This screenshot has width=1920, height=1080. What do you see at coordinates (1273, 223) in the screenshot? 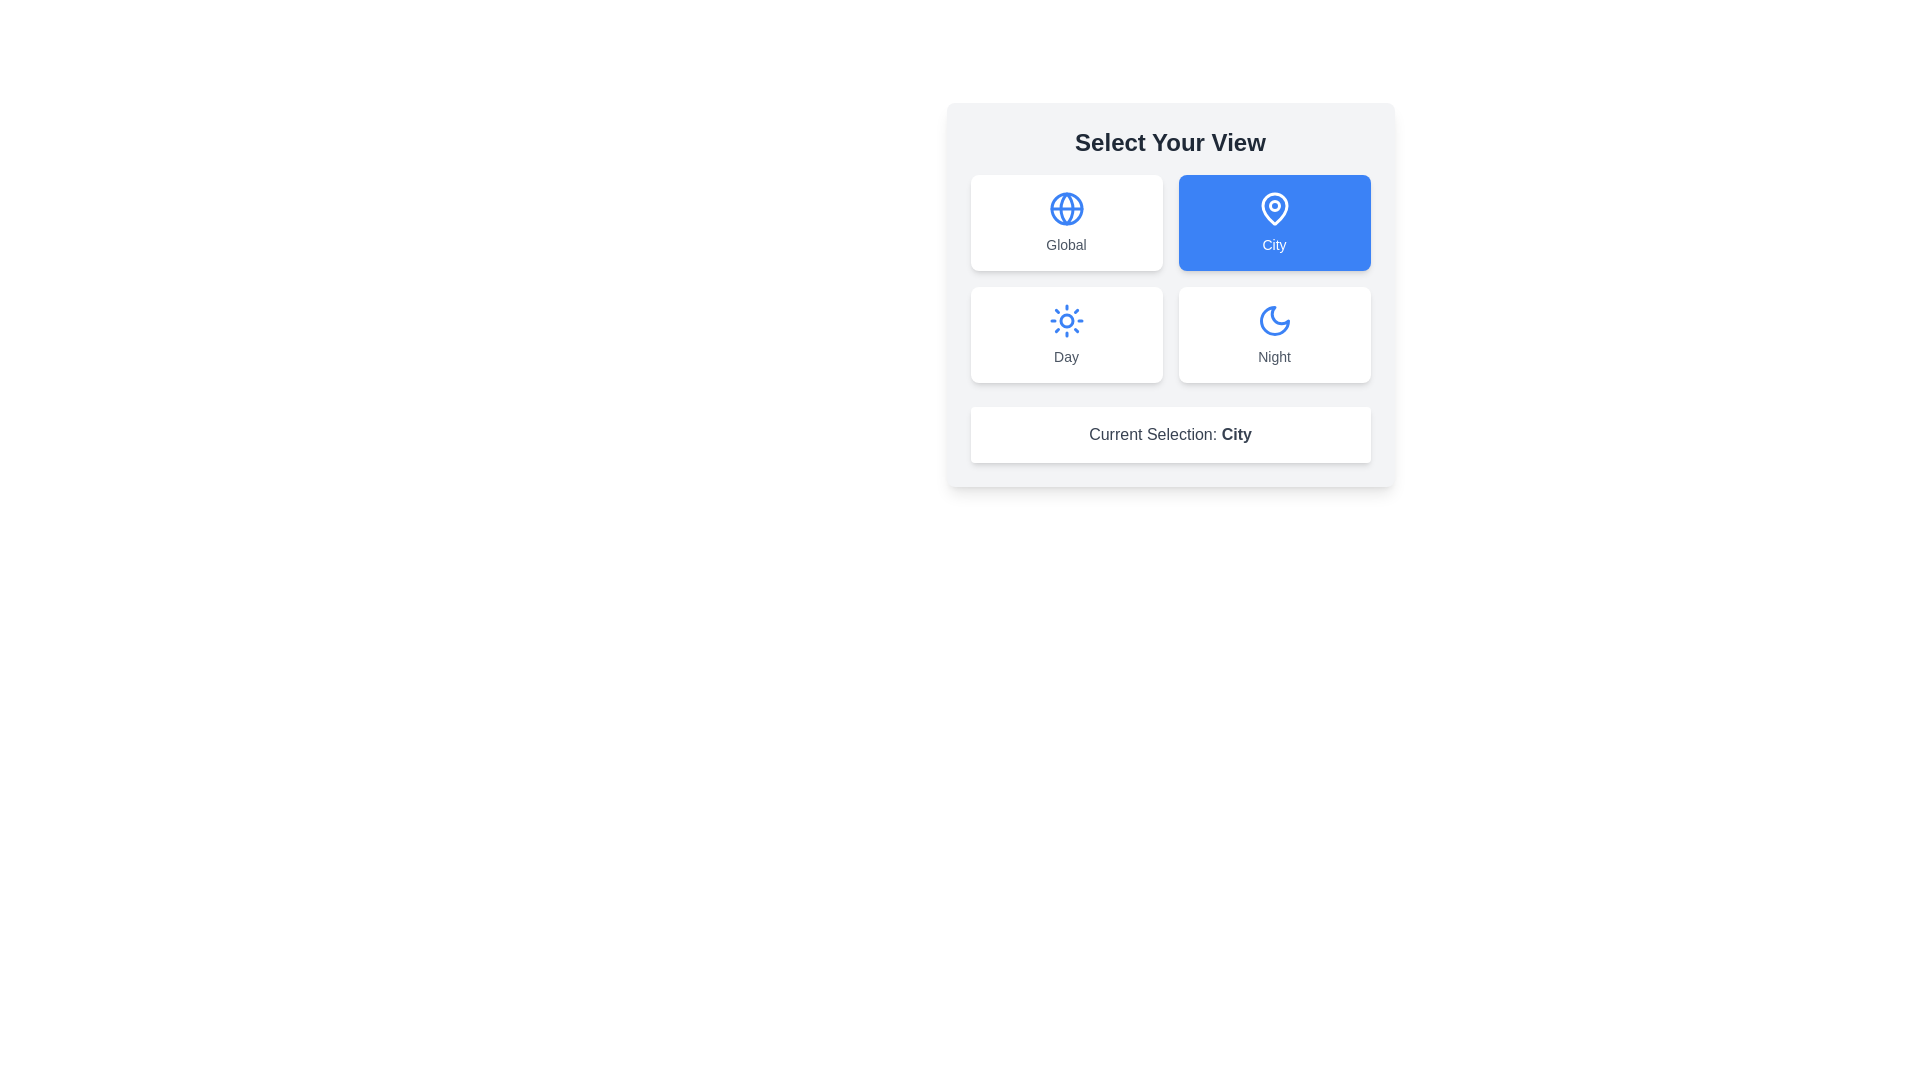
I see `the blue rectangular button with rounded corners and a map pin icon labeled 'City'` at bounding box center [1273, 223].